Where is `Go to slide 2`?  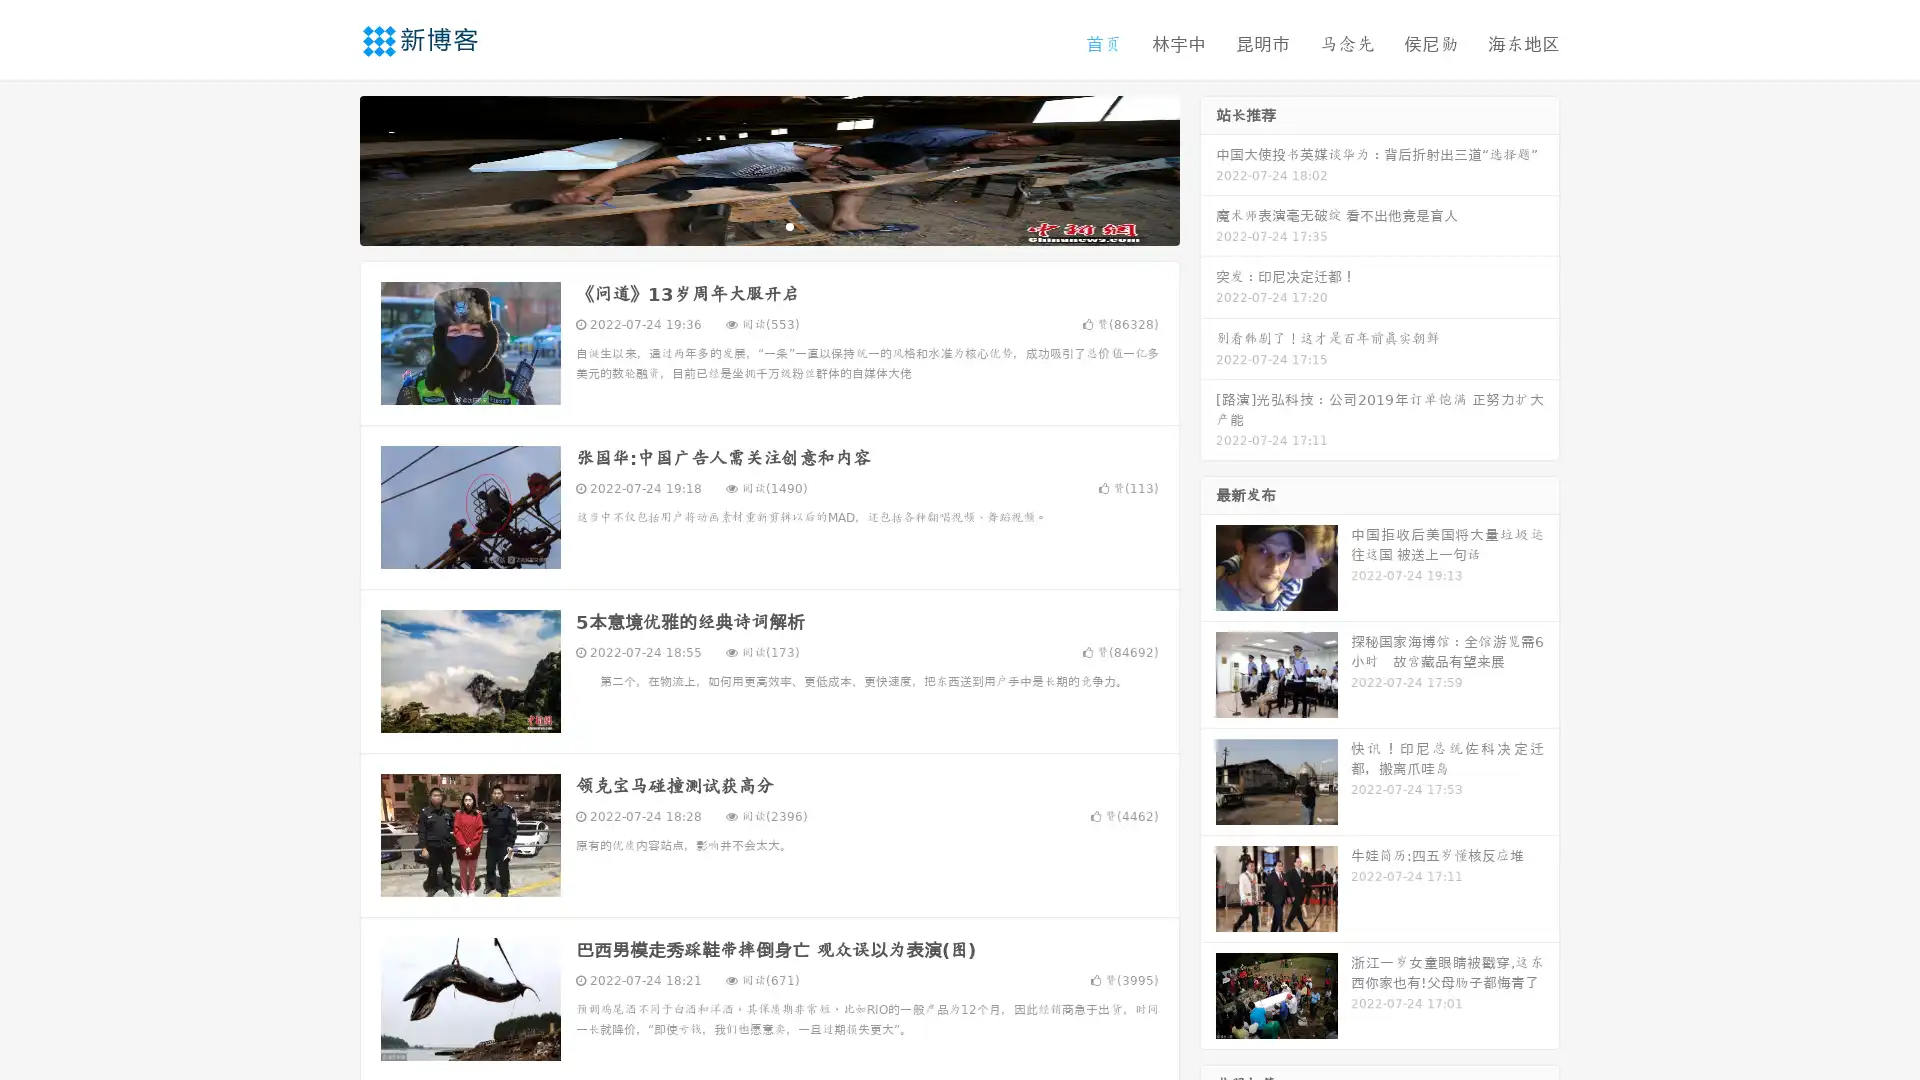
Go to slide 2 is located at coordinates (768, 225).